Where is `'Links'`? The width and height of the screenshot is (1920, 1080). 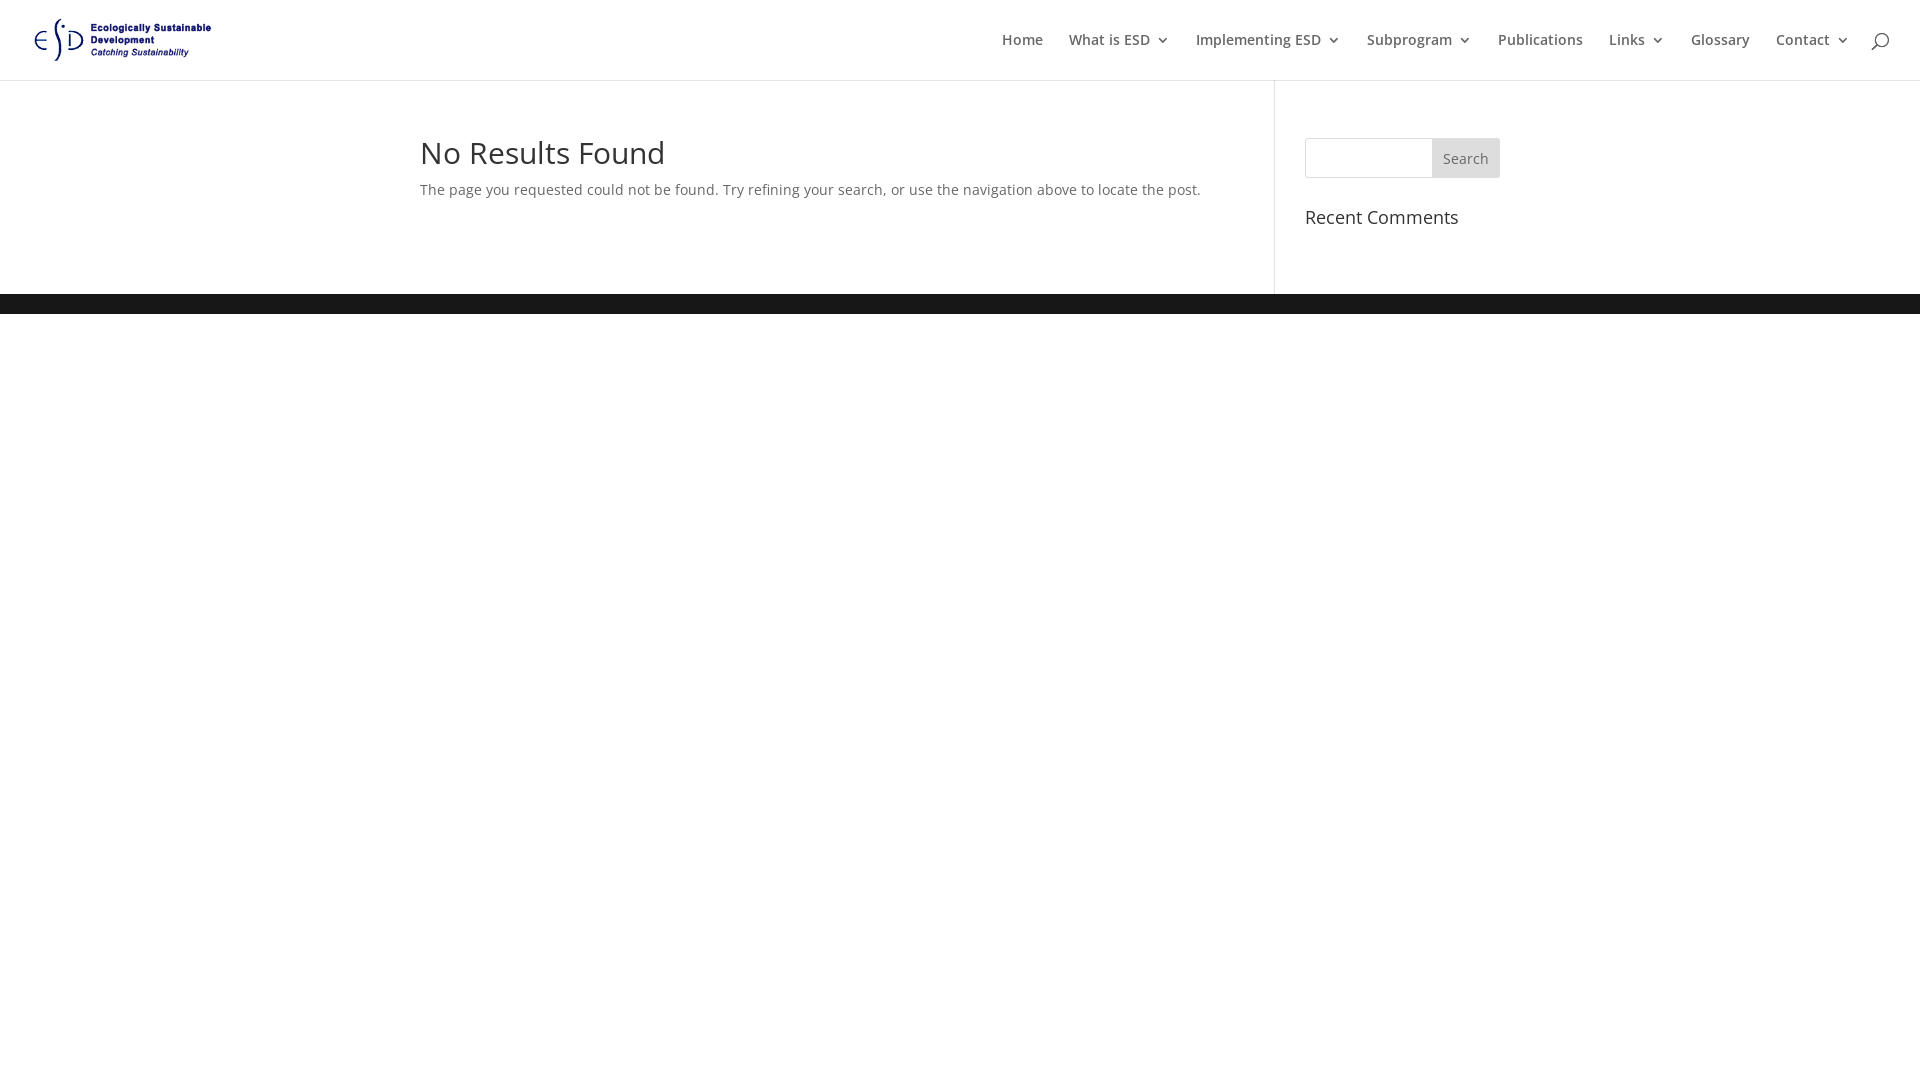 'Links' is located at coordinates (1608, 55).